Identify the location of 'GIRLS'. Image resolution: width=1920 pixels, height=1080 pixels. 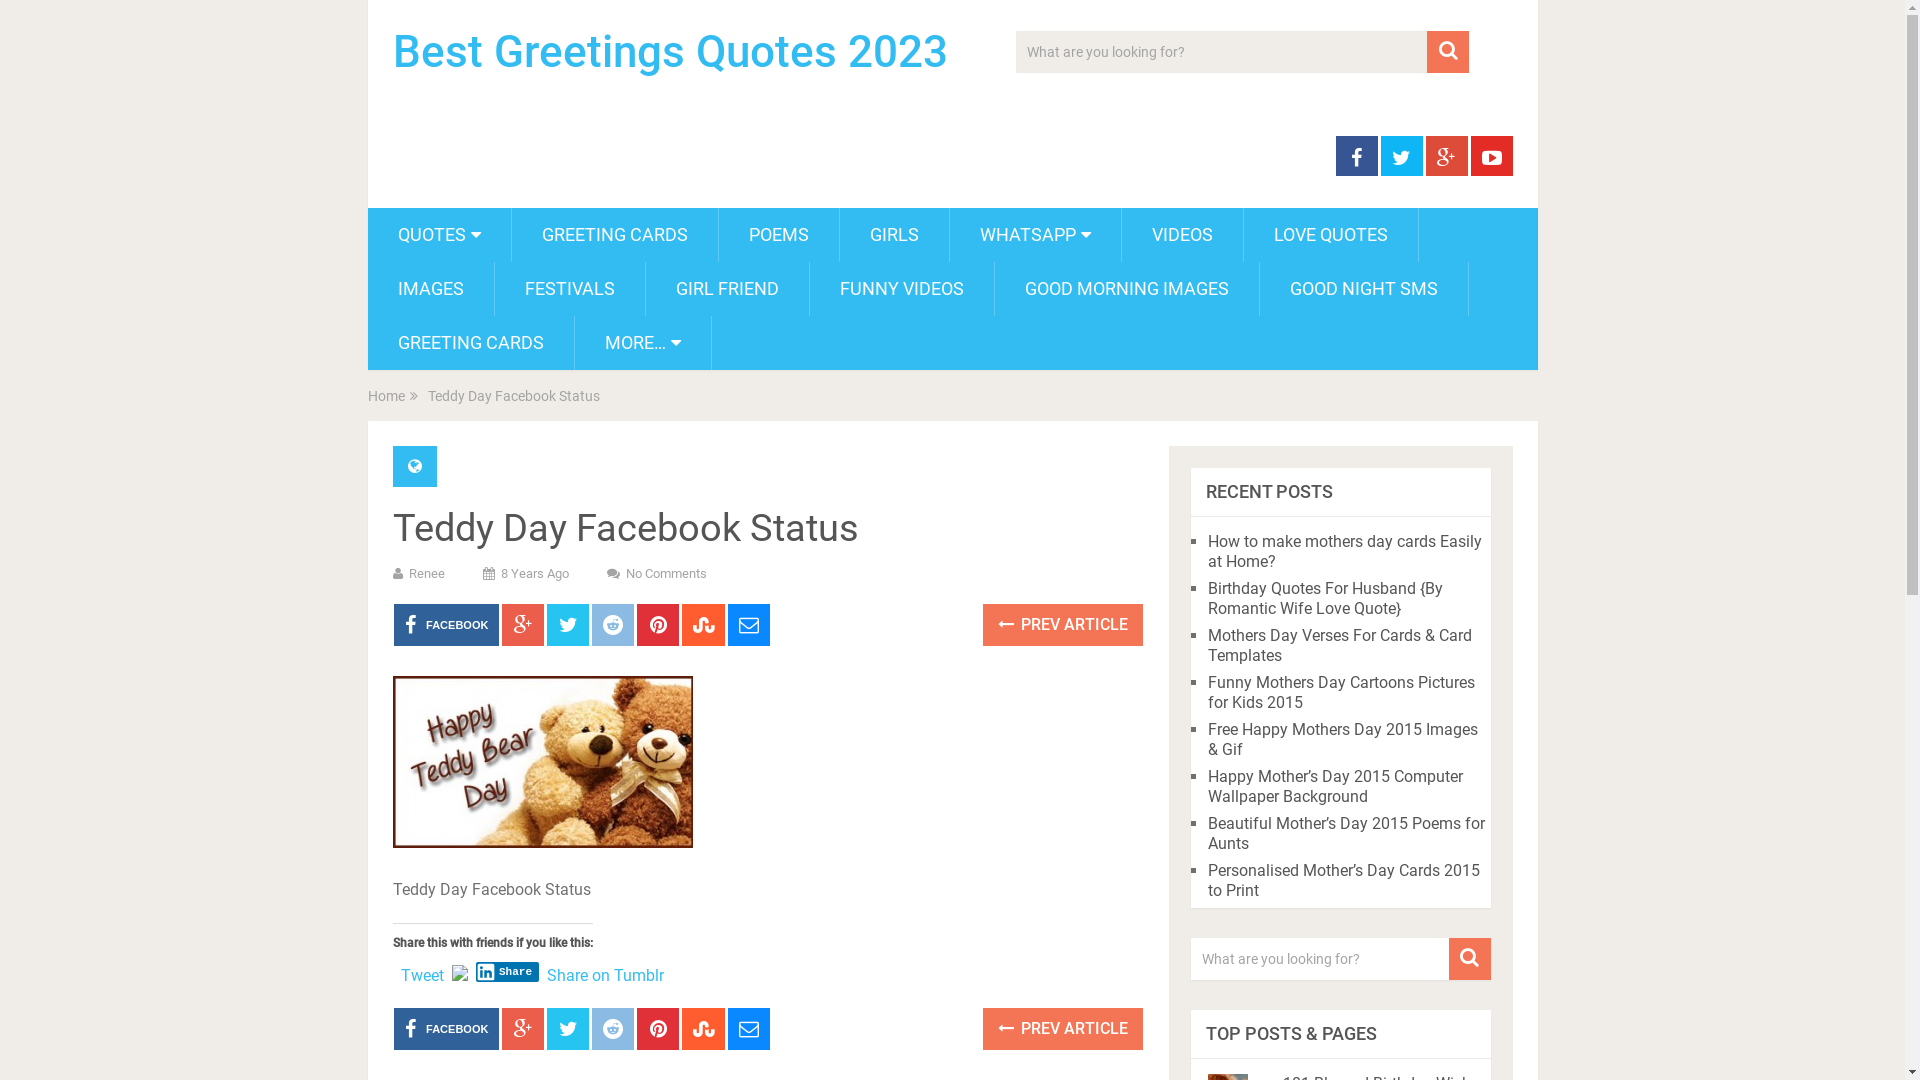
(893, 234).